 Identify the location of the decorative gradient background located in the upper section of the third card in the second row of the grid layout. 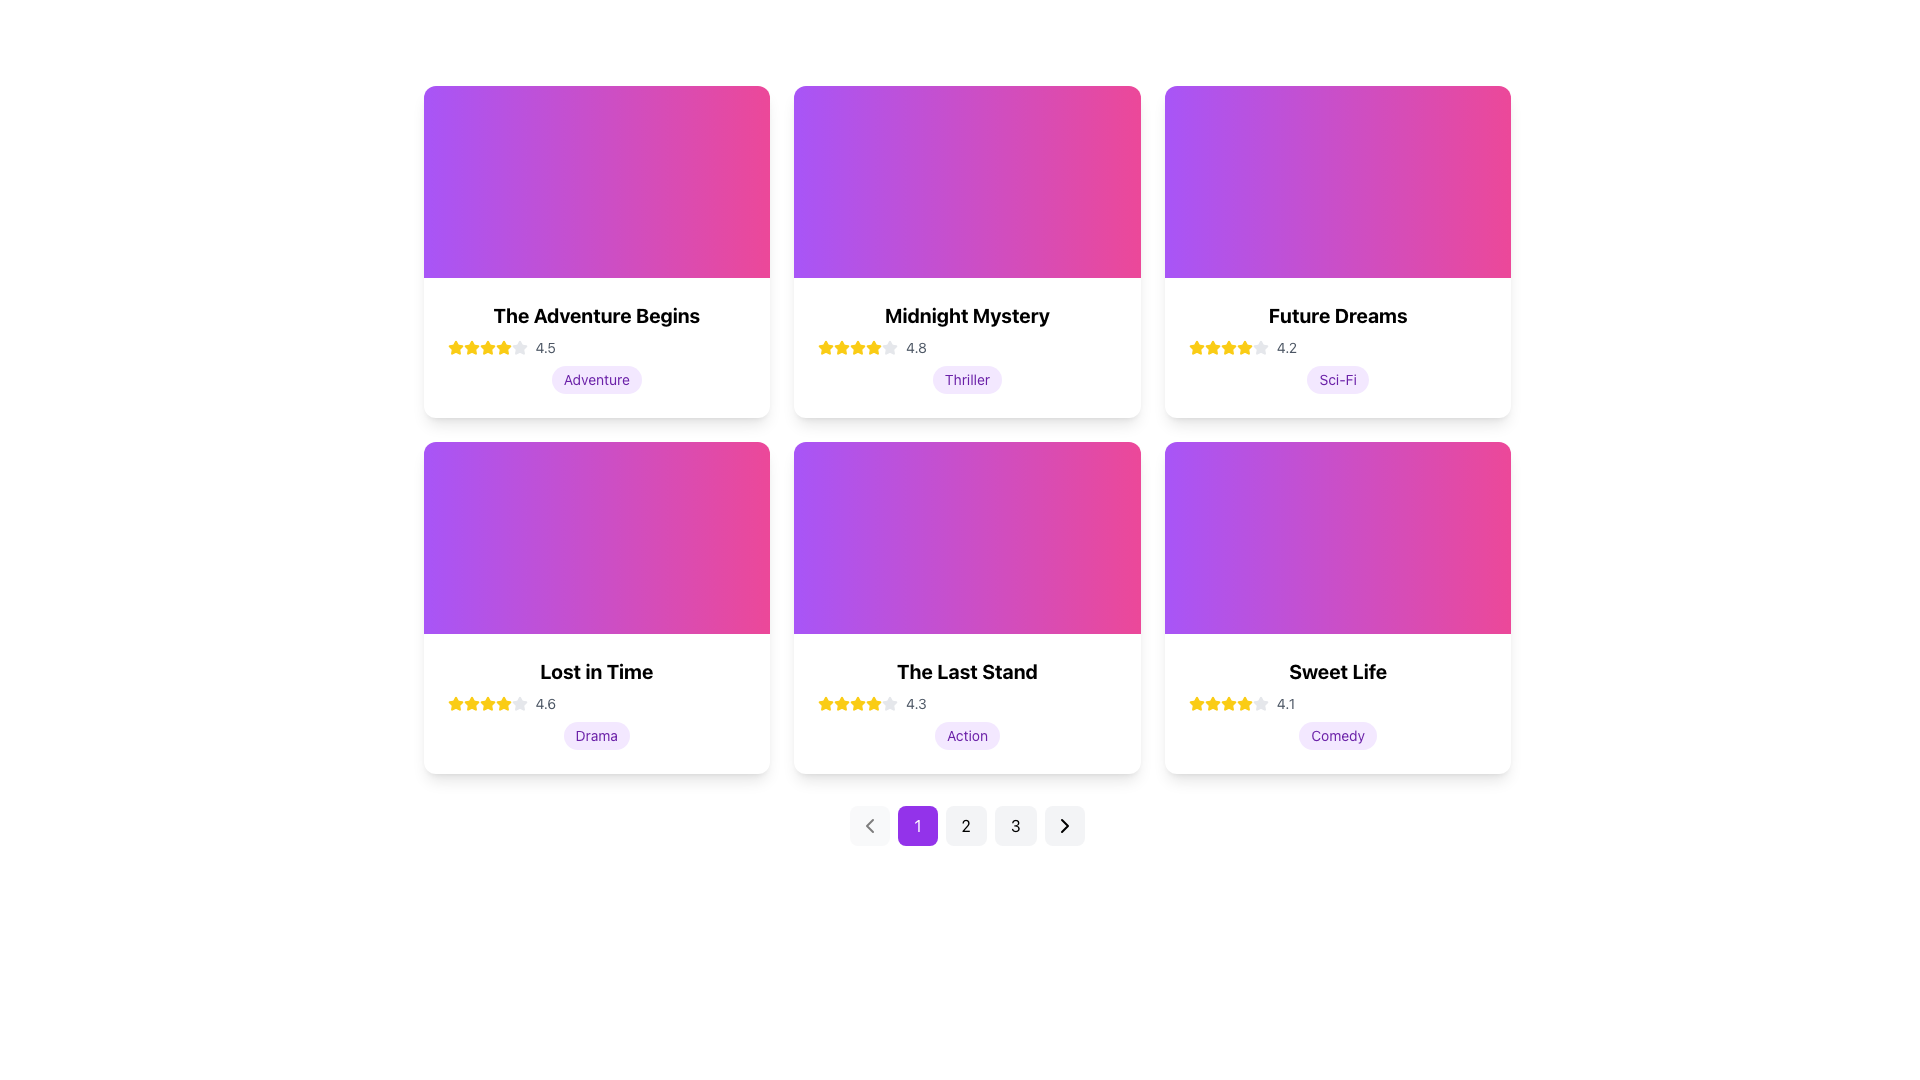
(967, 536).